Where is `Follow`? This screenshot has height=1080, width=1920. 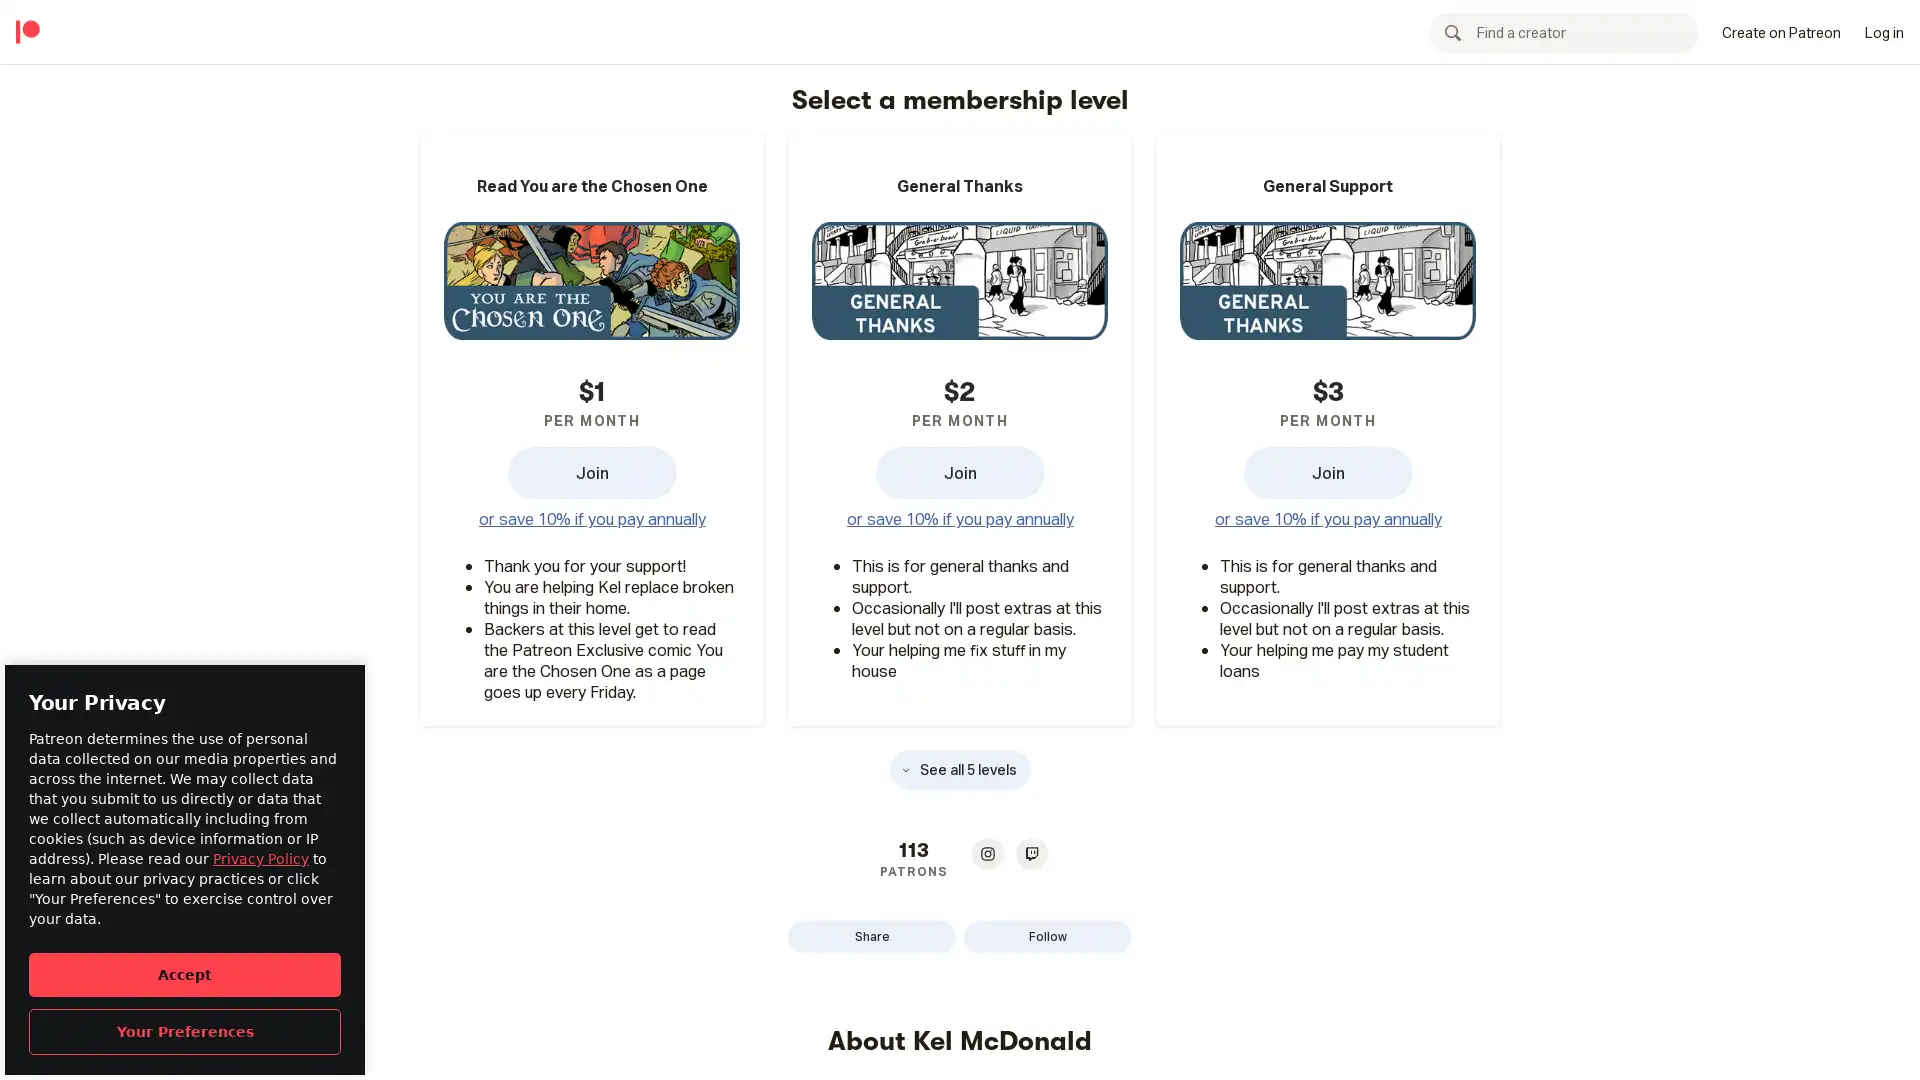
Follow is located at coordinates (1046, 936).